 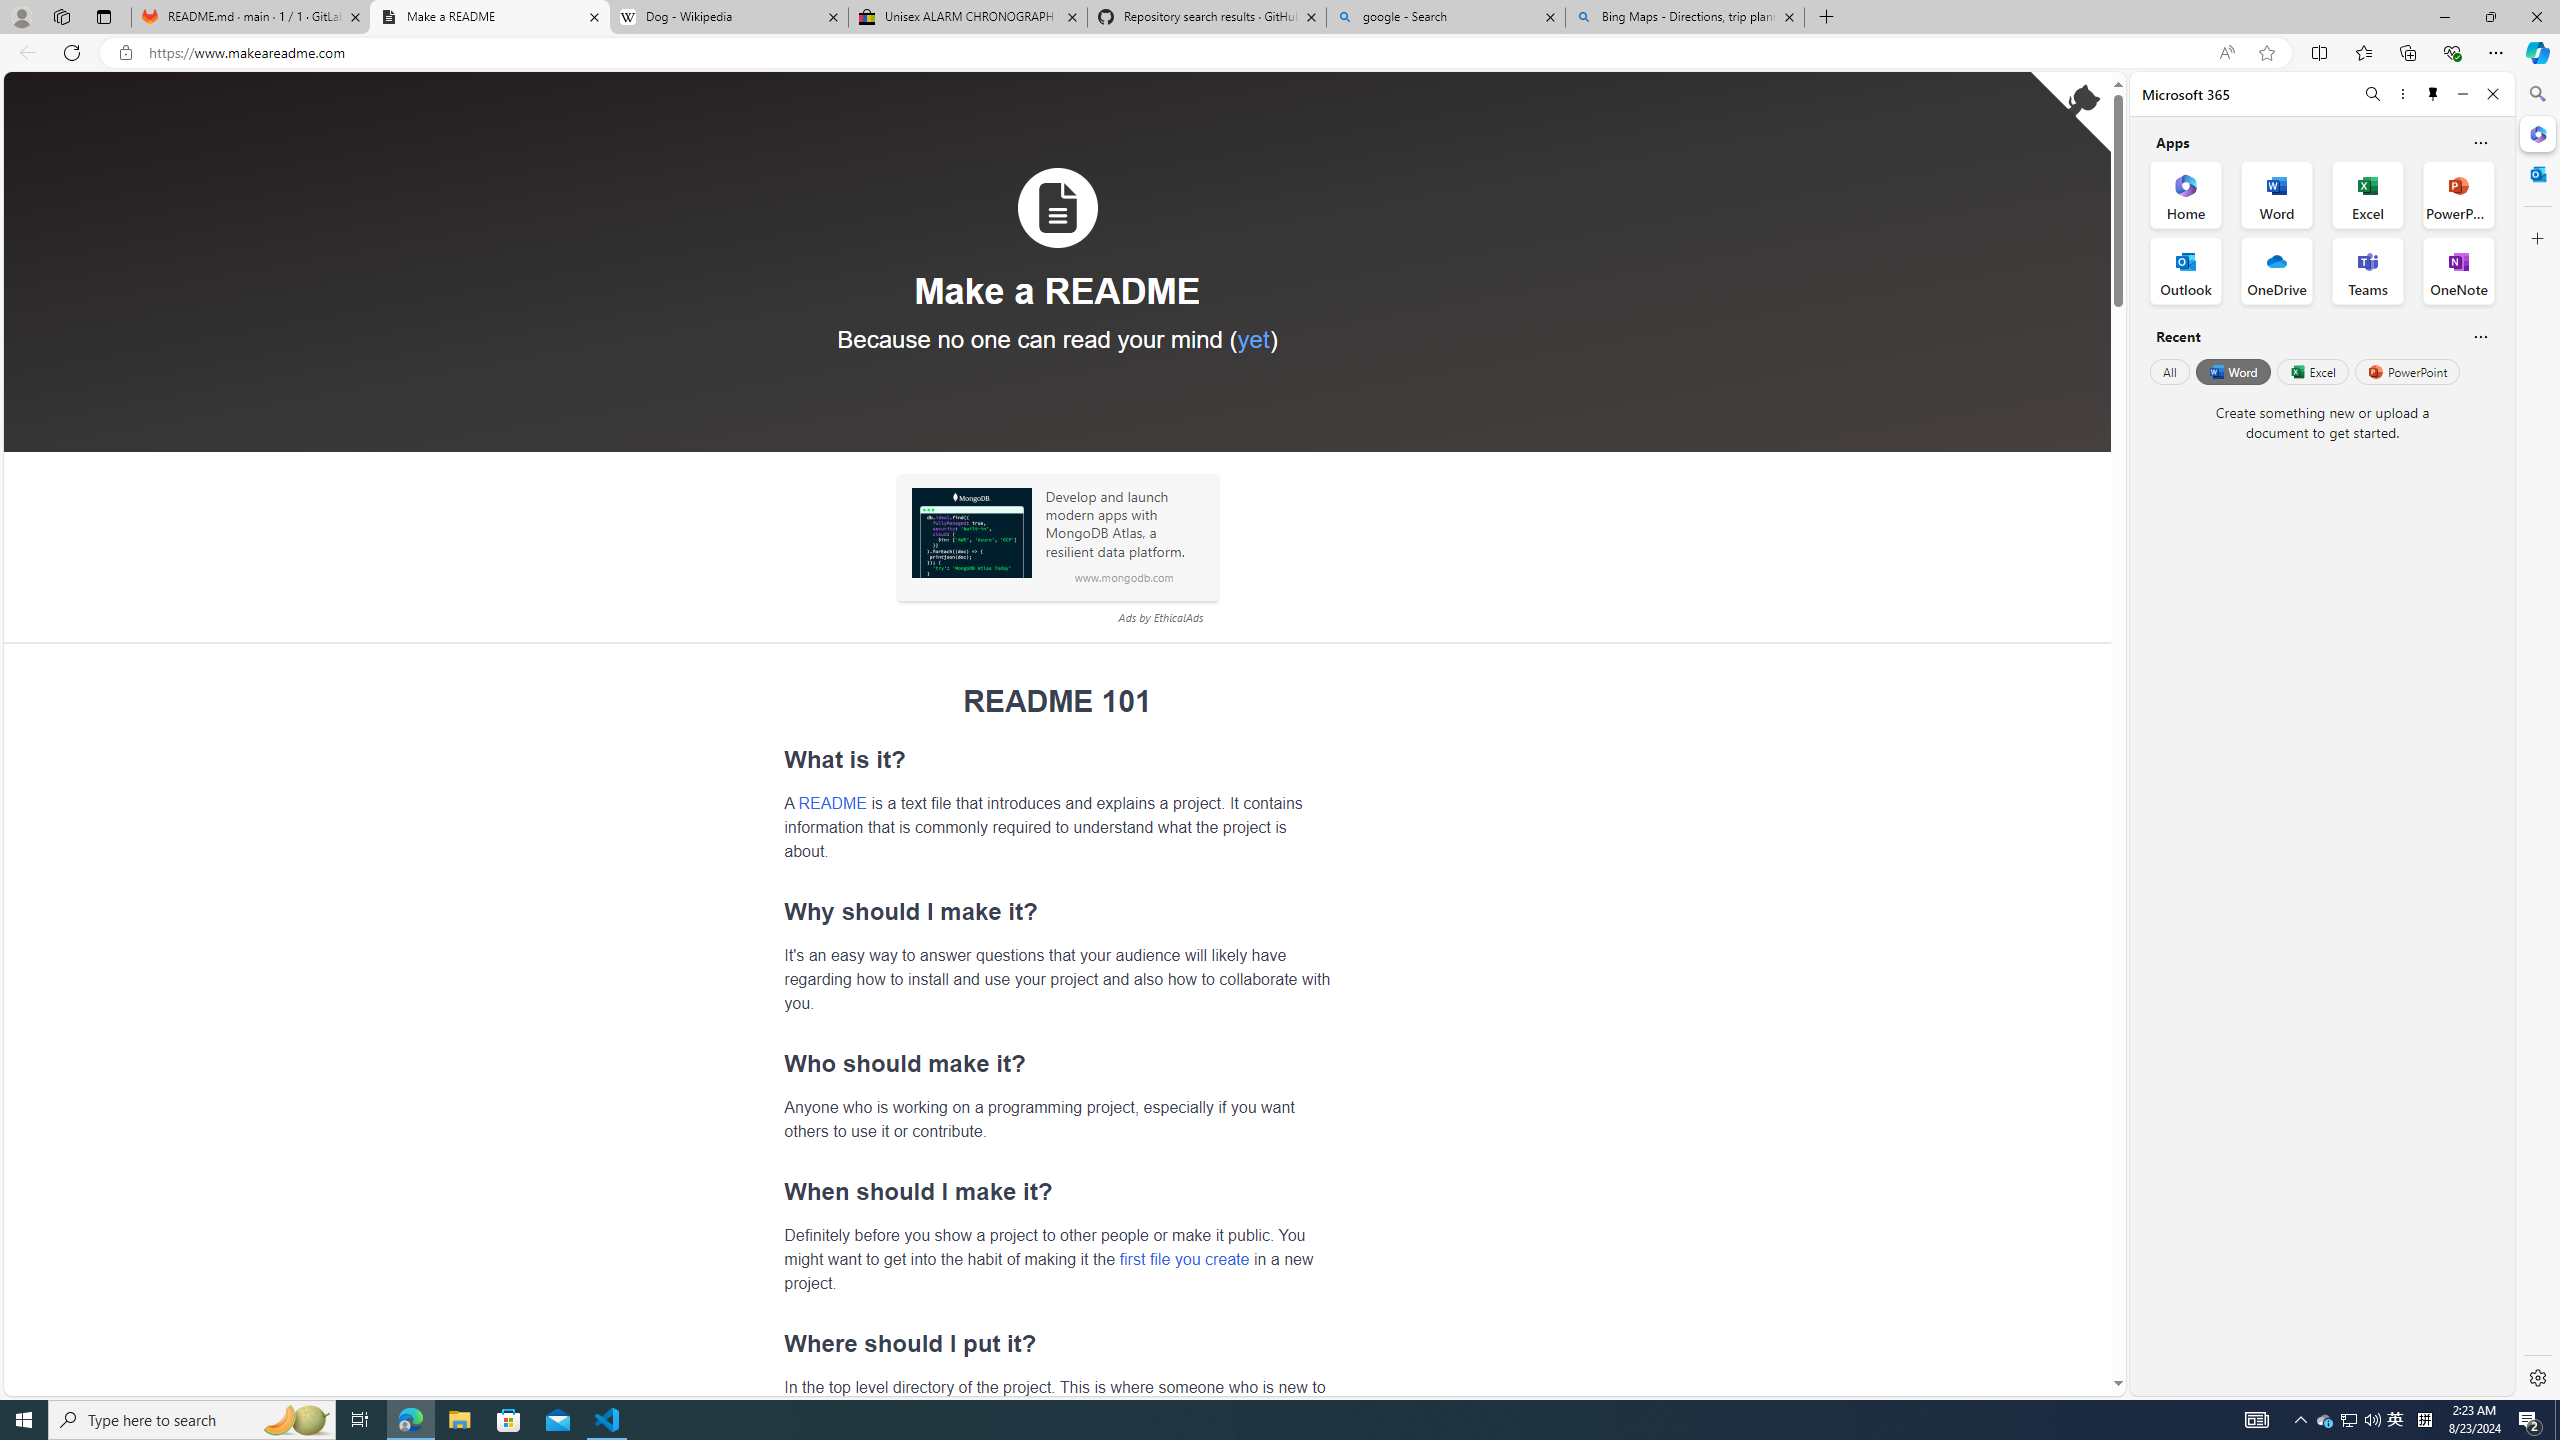 I want to click on 'yet', so click(x=1252, y=338).